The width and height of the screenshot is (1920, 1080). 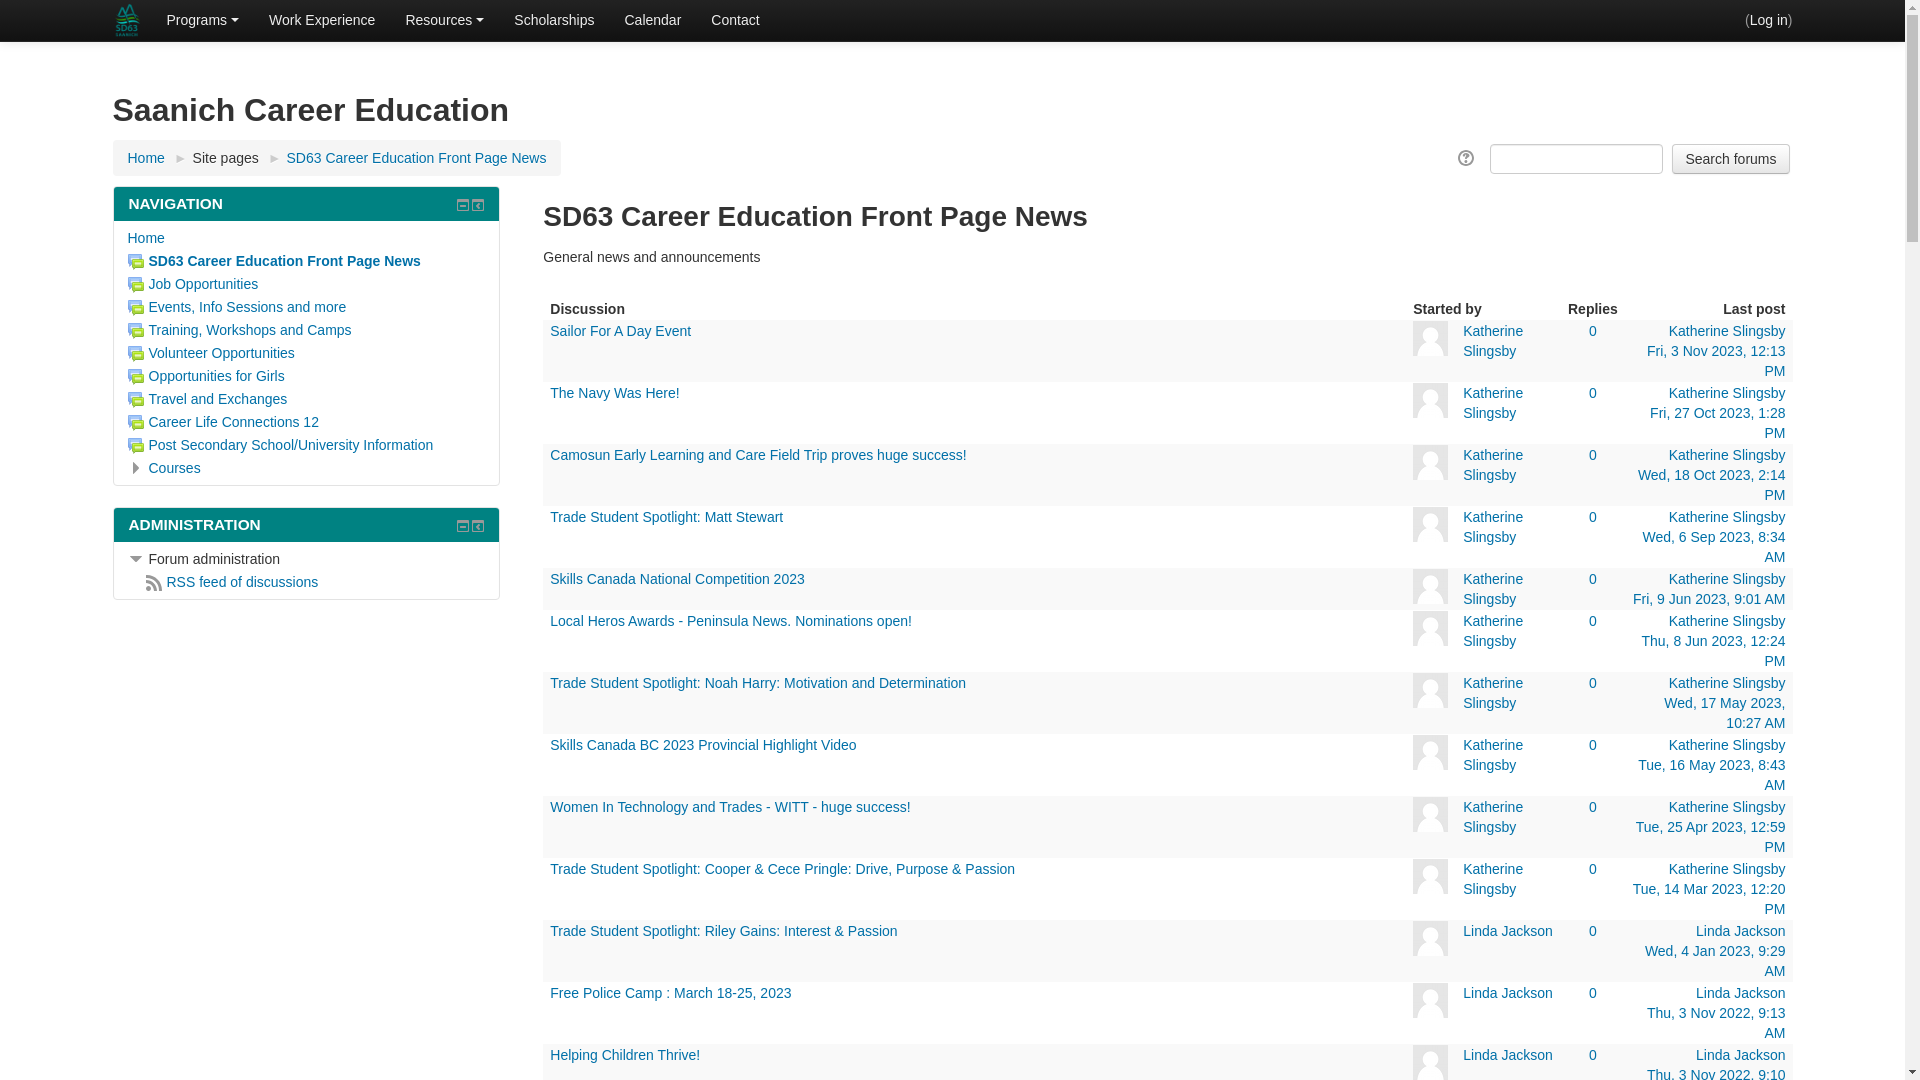 I want to click on 'Training, Workshops and Camps', so click(x=240, y=329).